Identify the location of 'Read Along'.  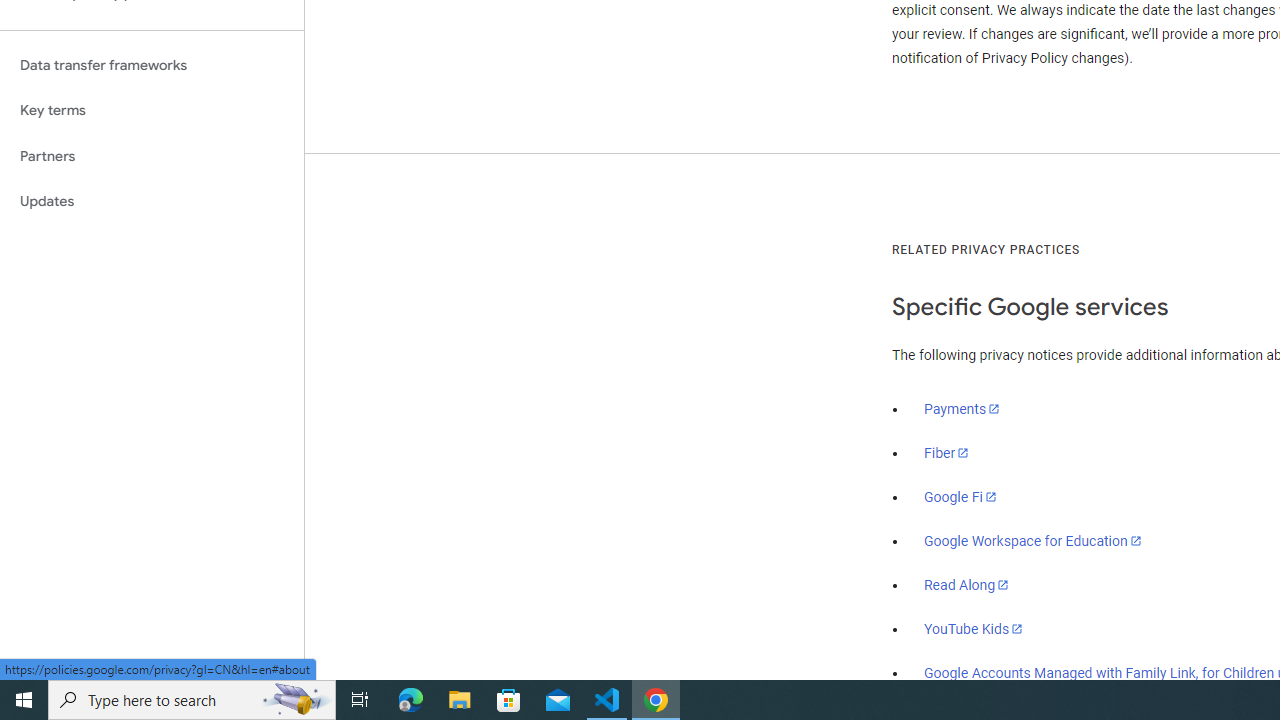
(967, 585).